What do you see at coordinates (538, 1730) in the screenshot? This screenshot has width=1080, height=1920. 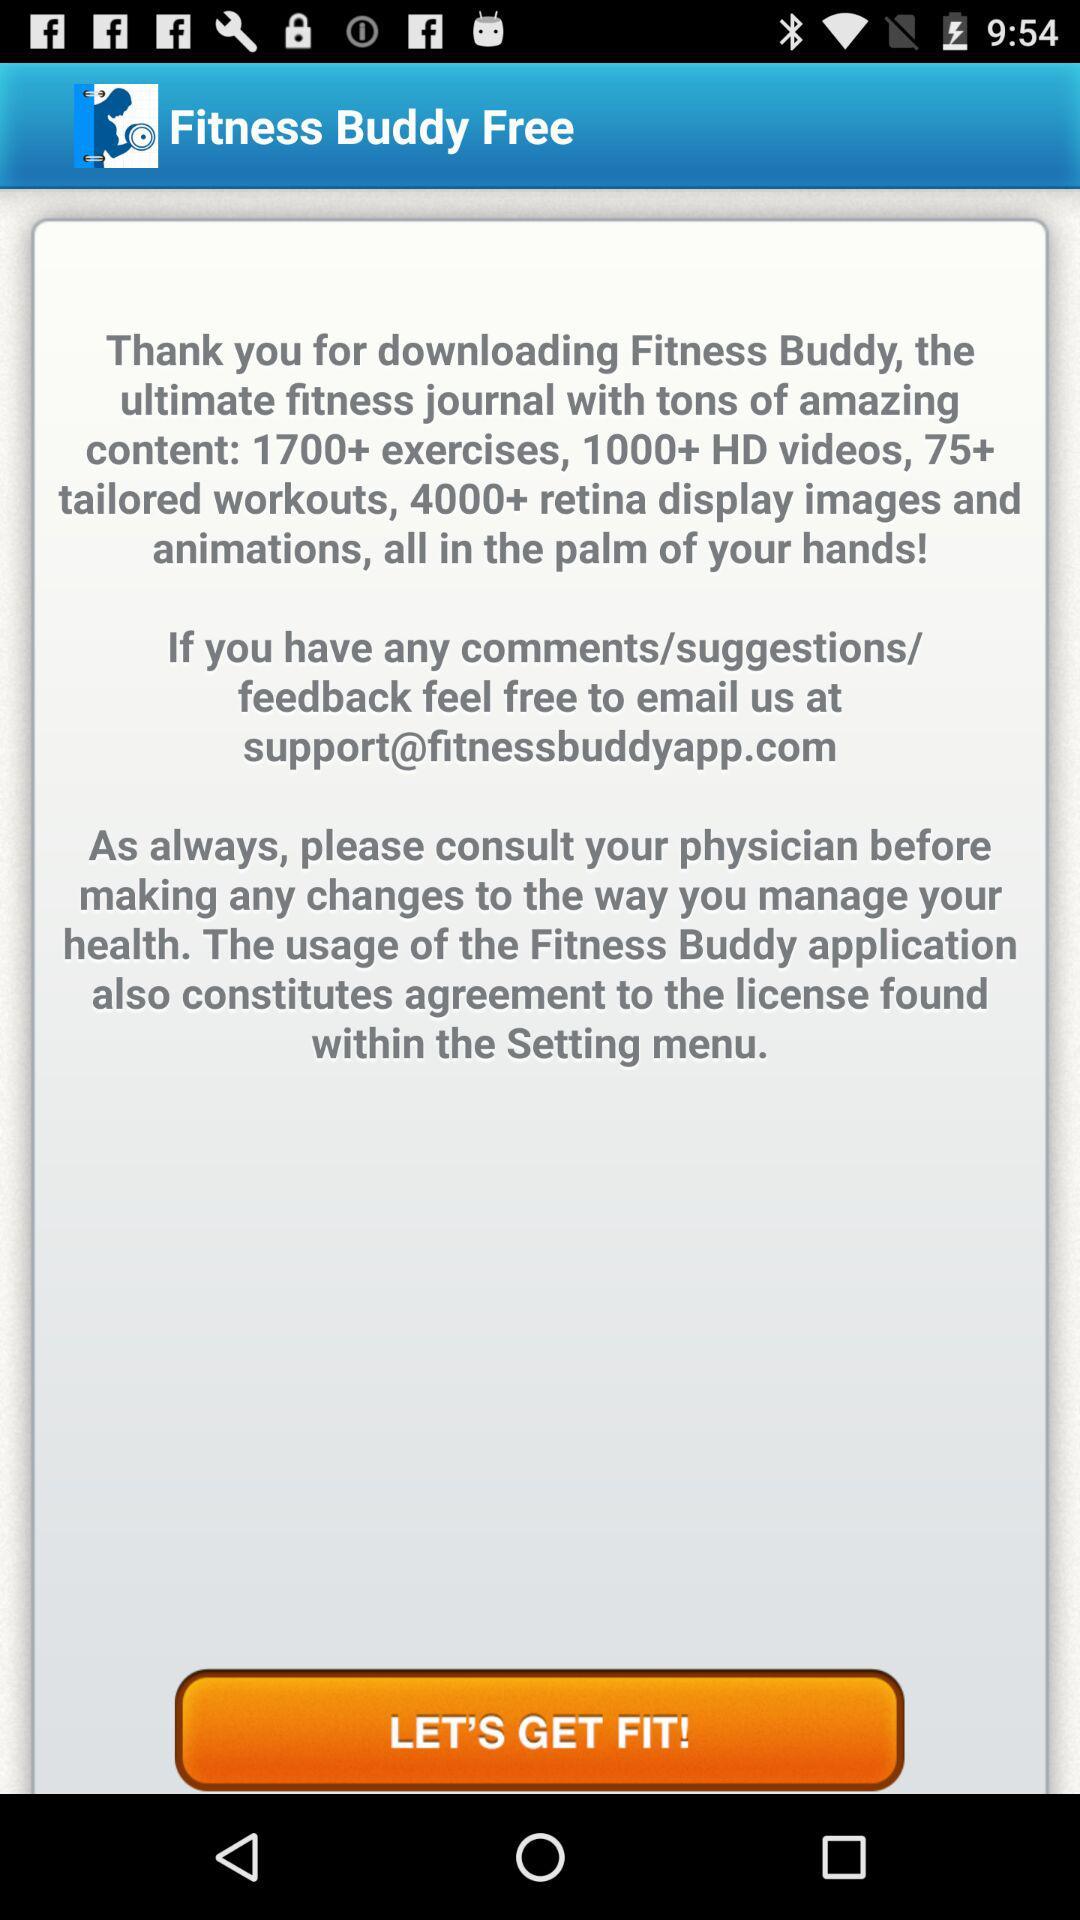 I see `activation` at bounding box center [538, 1730].